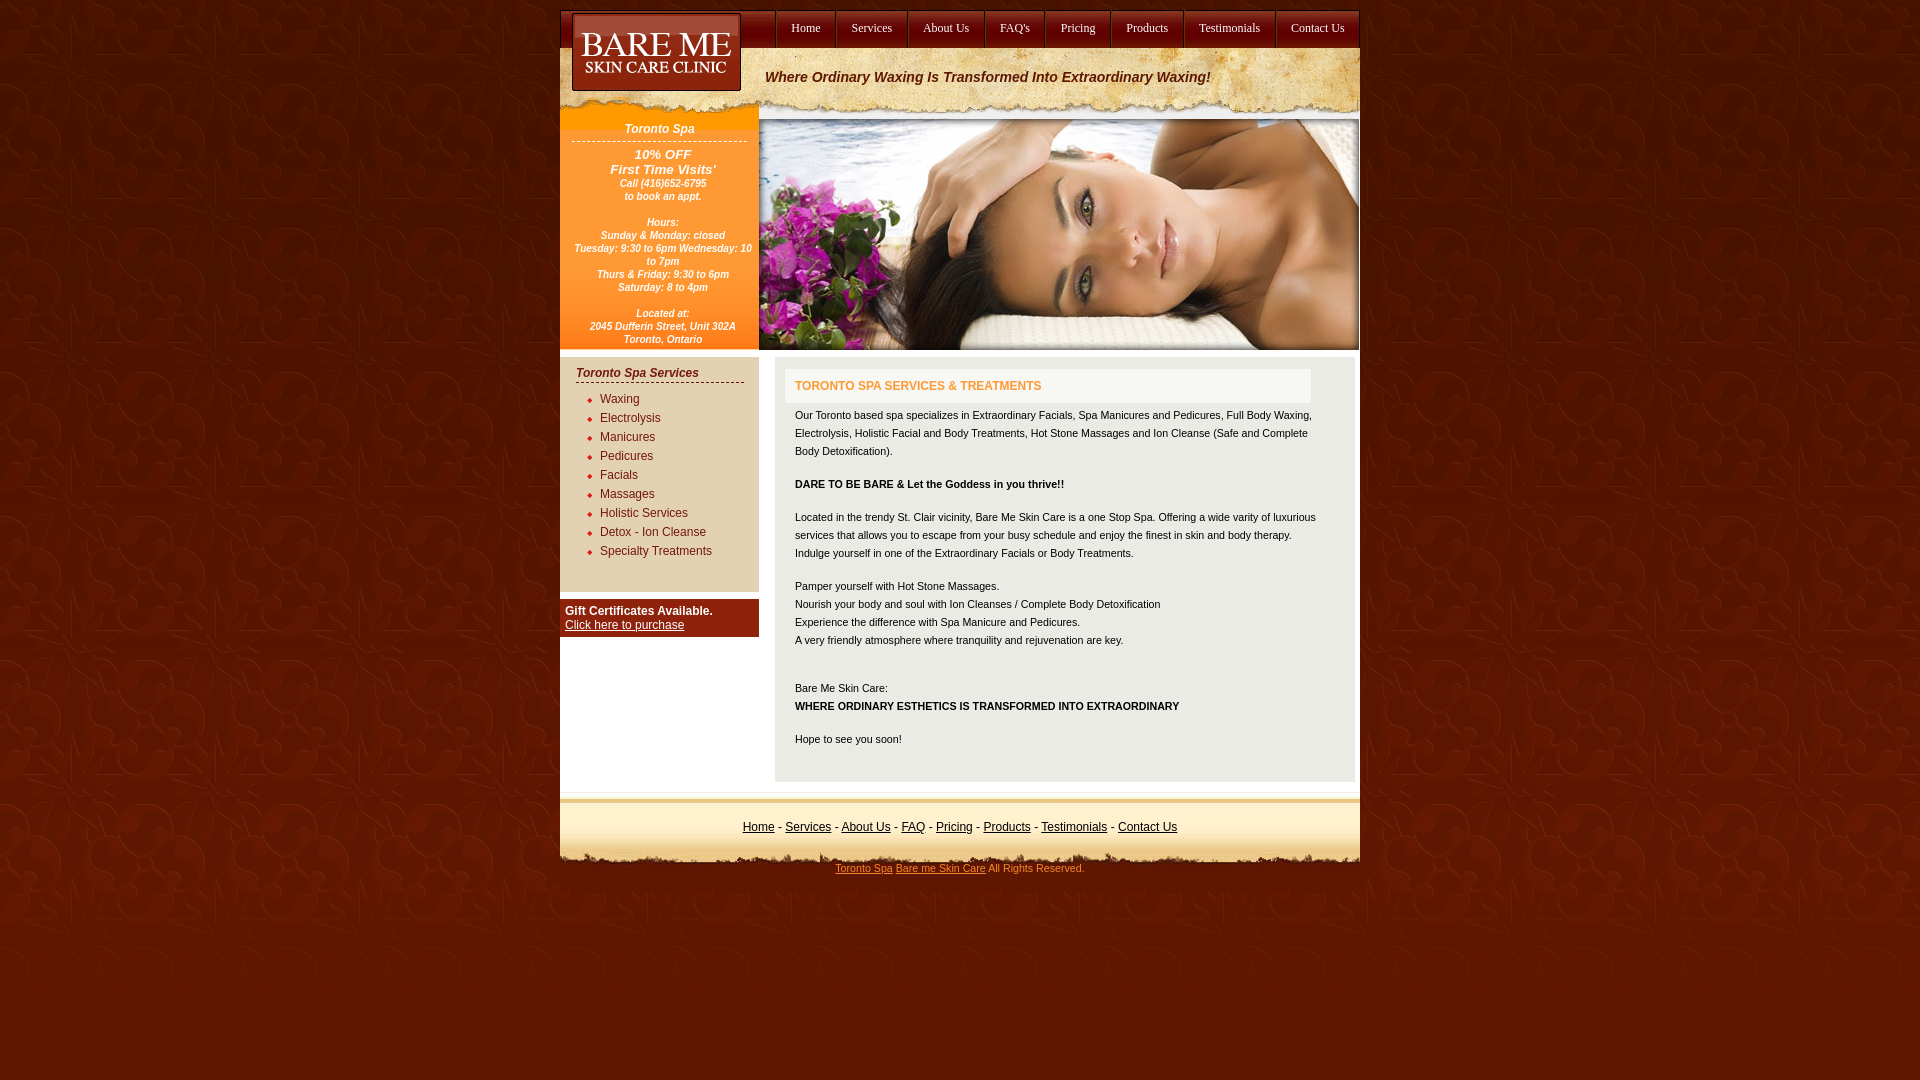  Describe the element at coordinates (675, 528) in the screenshot. I see `'Detox - Ion Cleanse'` at that location.